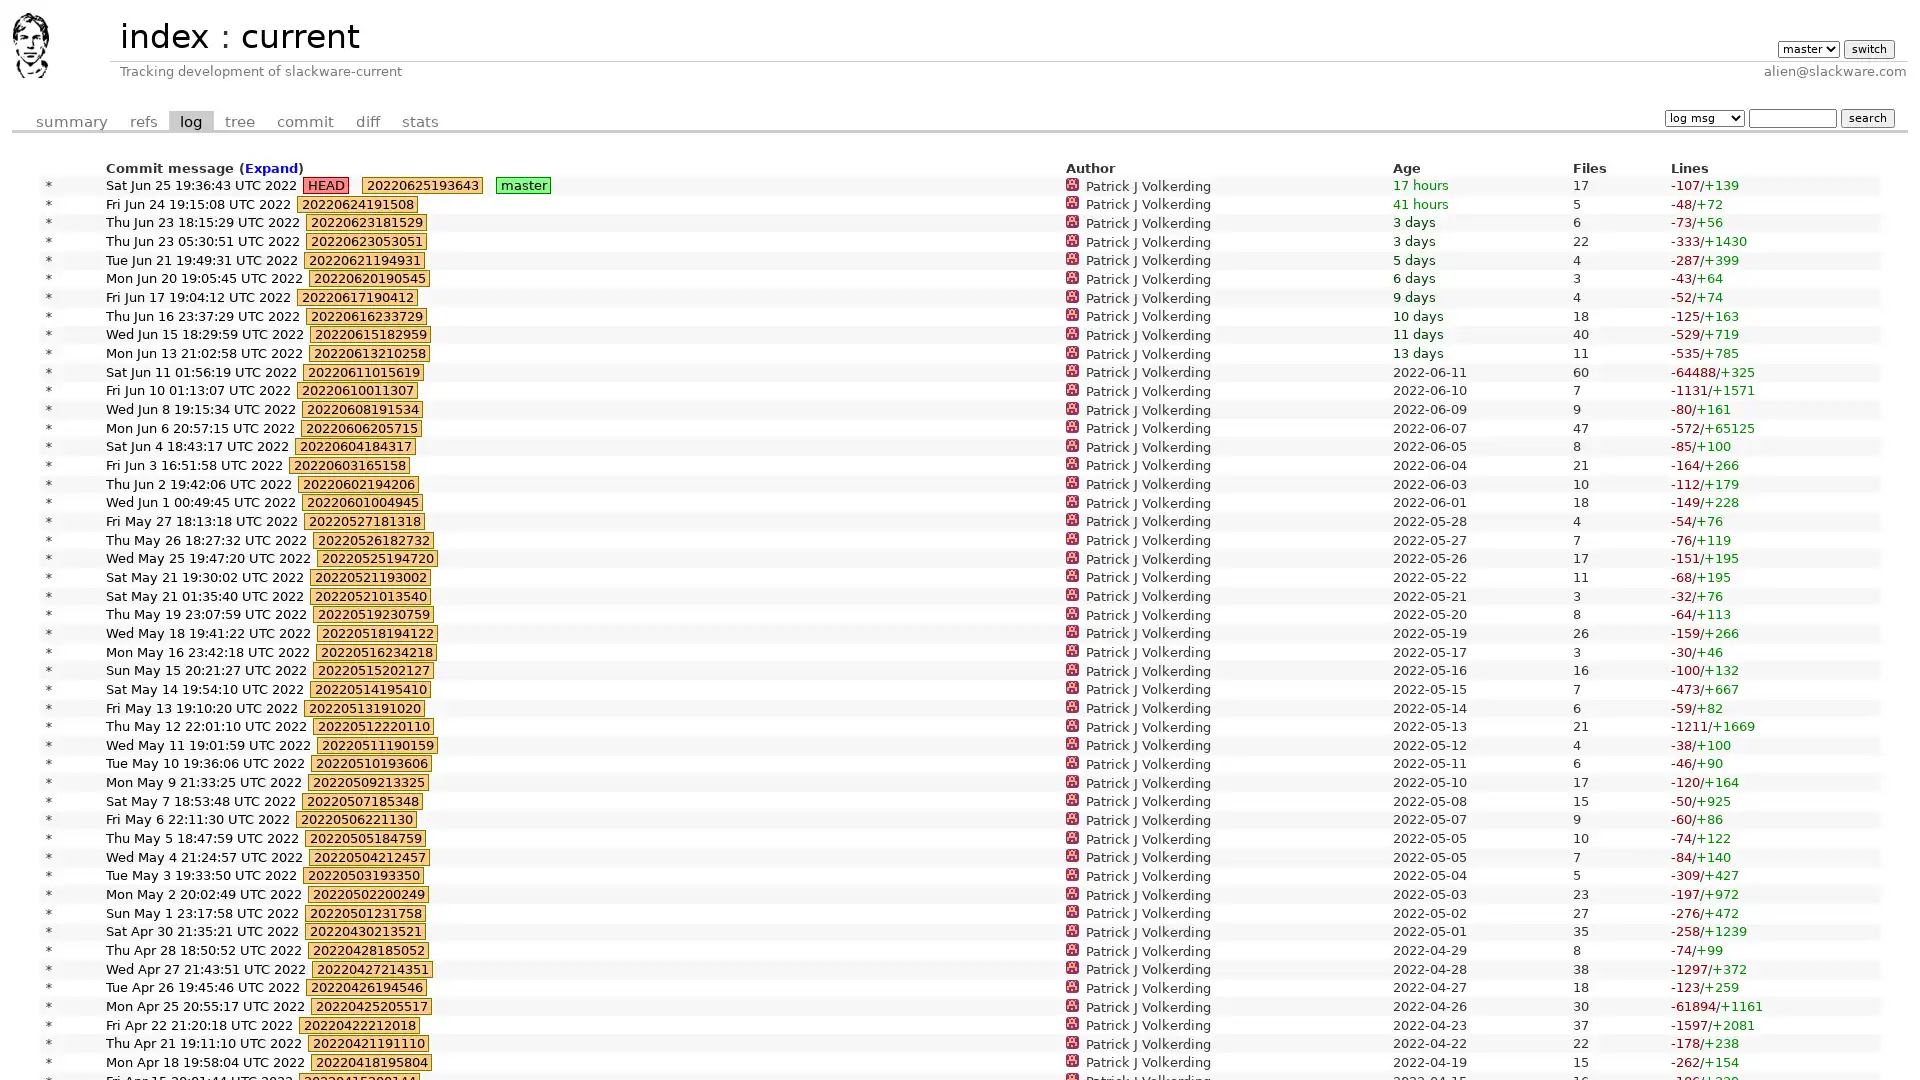 The image size is (1920, 1080). I want to click on search, so click(1866, 117).